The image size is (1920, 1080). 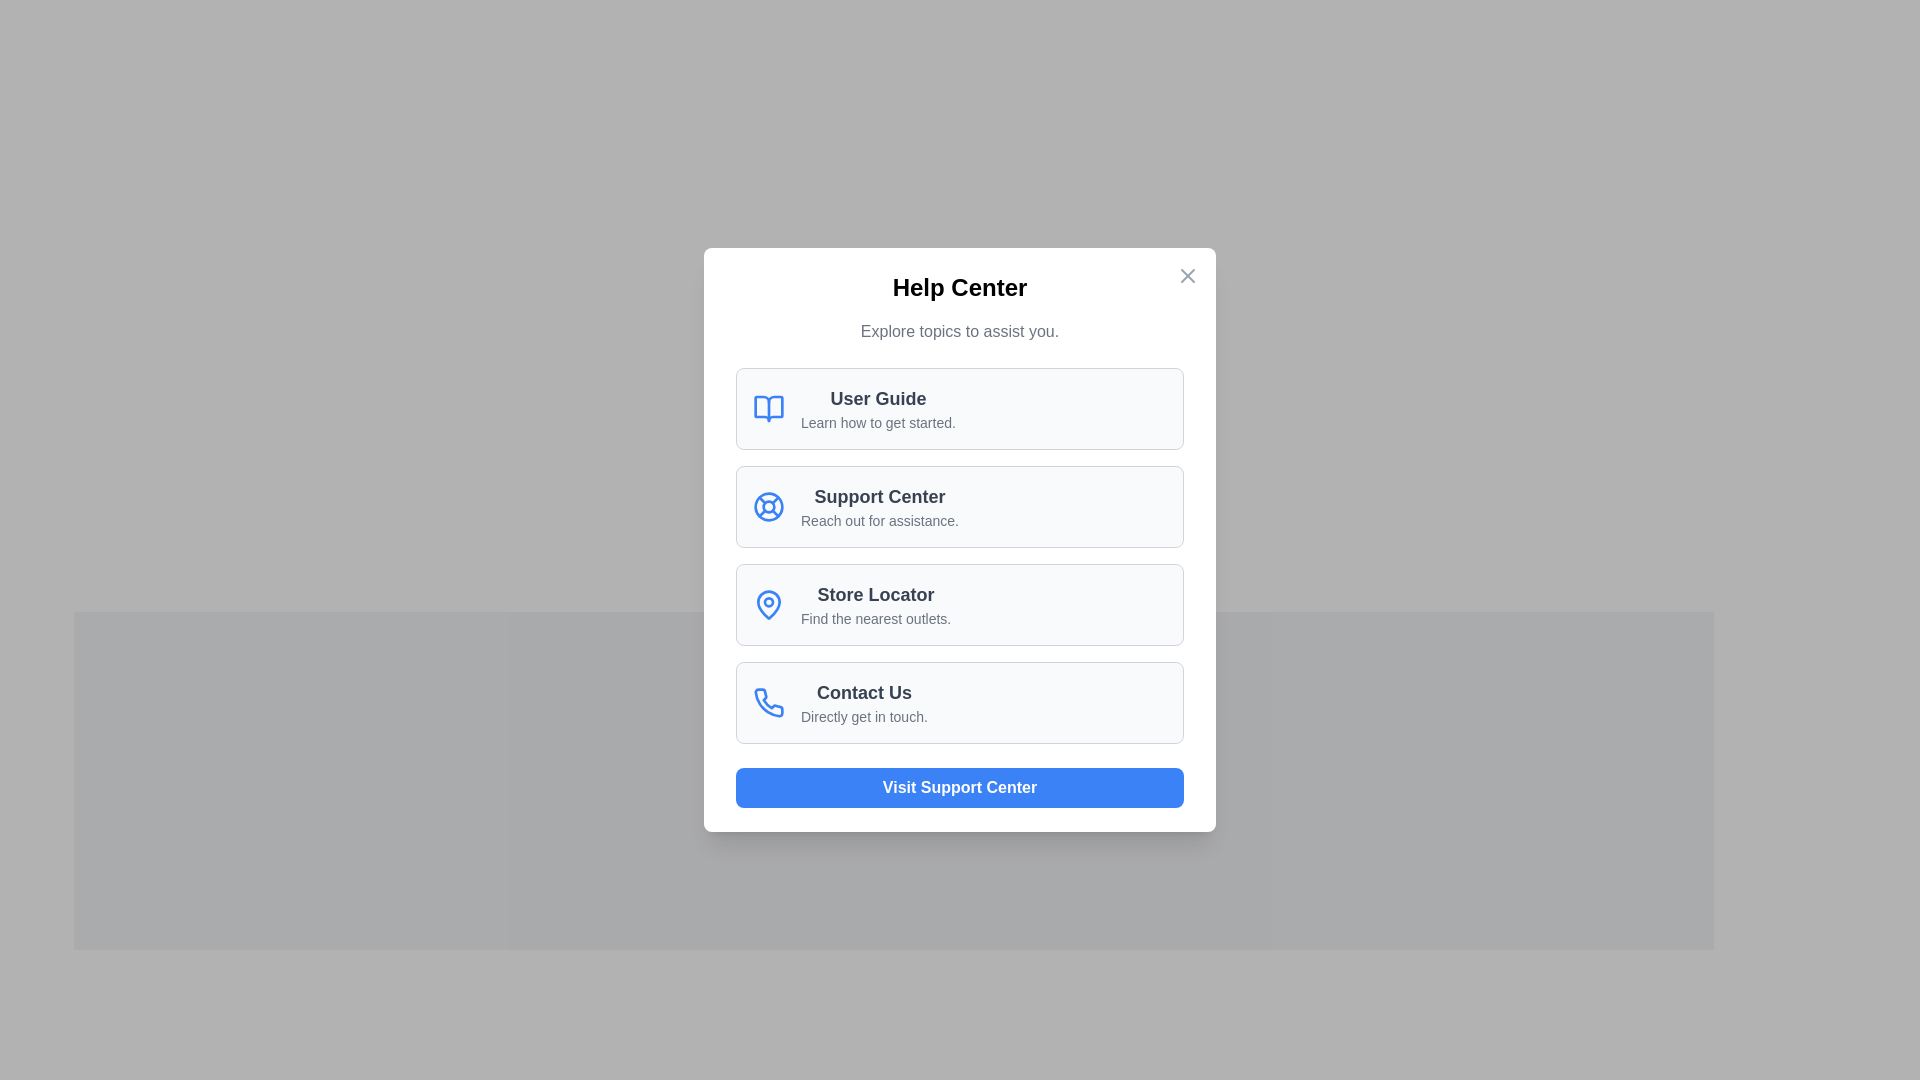 I want to click on the 'Store Locator' button styled as a card for keyboard interaction, so click(x=960, y=604).